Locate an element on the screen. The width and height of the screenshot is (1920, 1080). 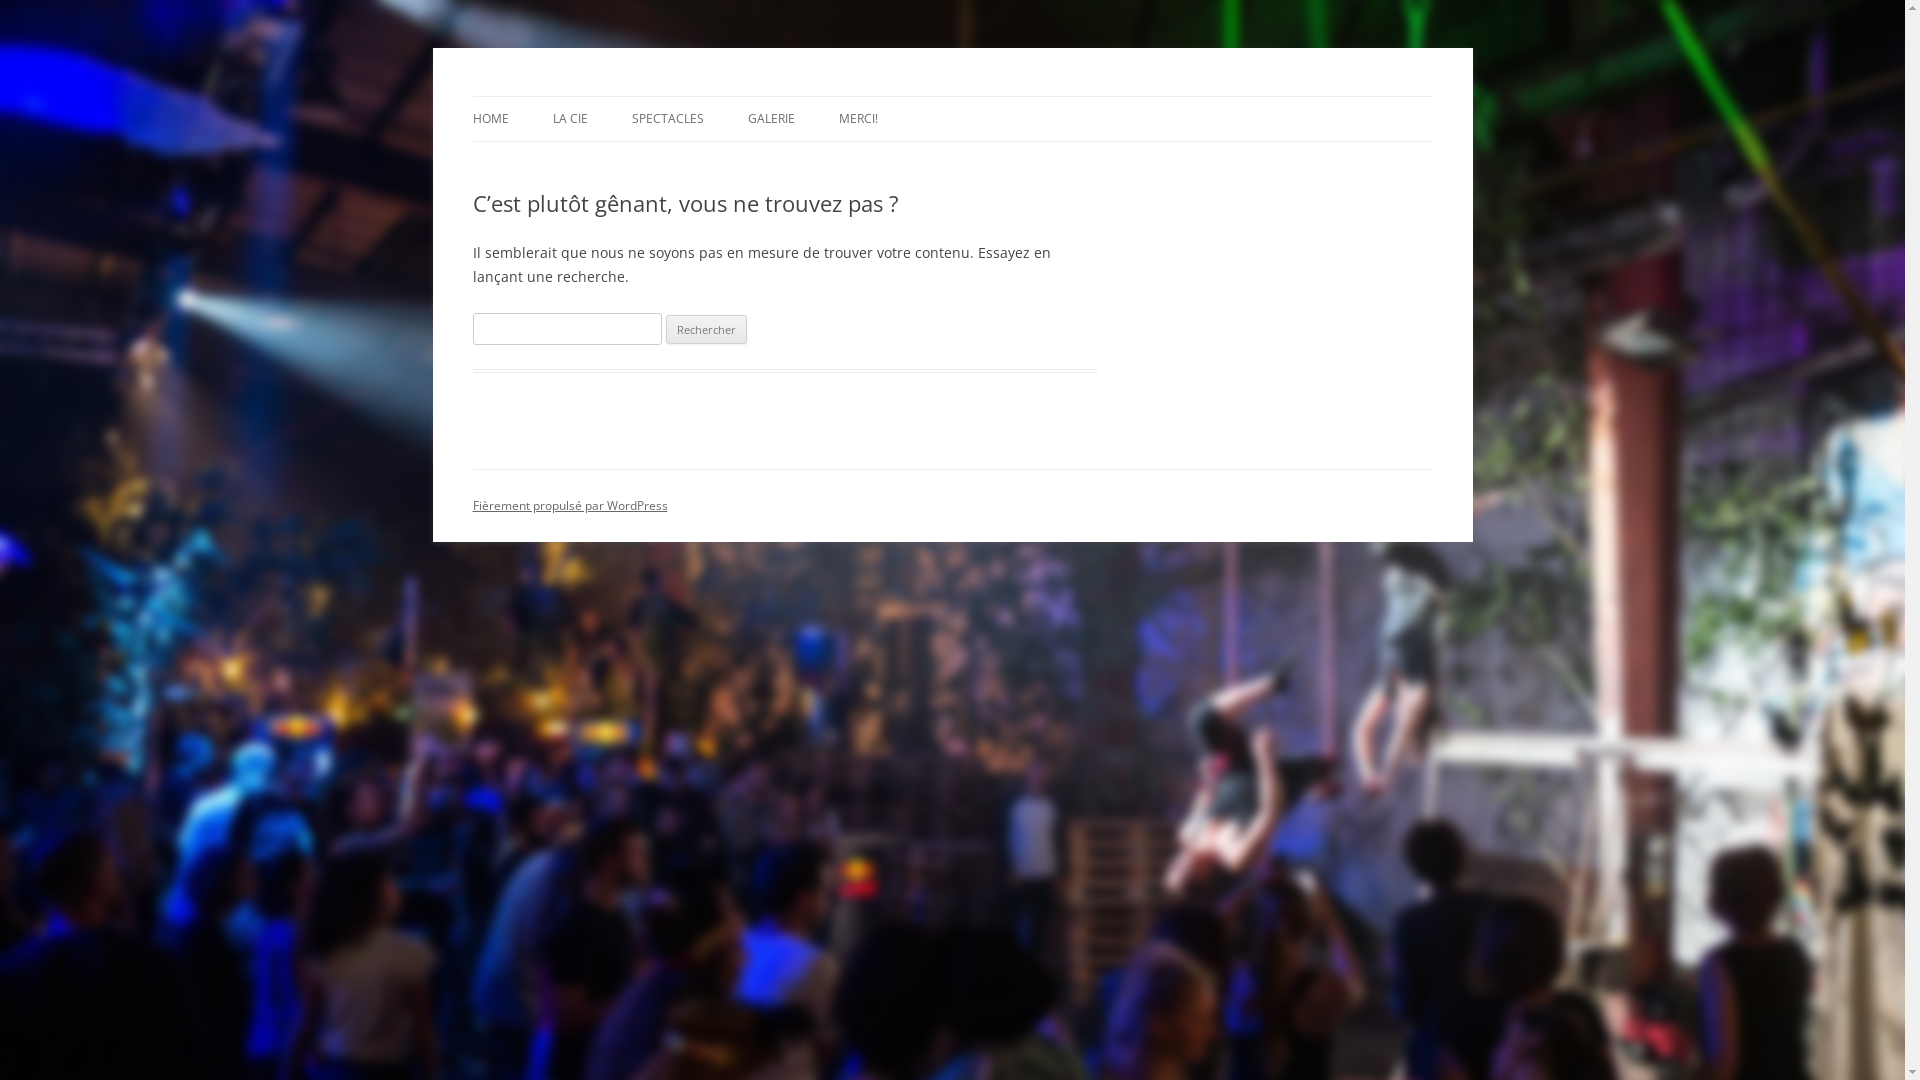
'LA CIE' is located at coordinates (568, 119).